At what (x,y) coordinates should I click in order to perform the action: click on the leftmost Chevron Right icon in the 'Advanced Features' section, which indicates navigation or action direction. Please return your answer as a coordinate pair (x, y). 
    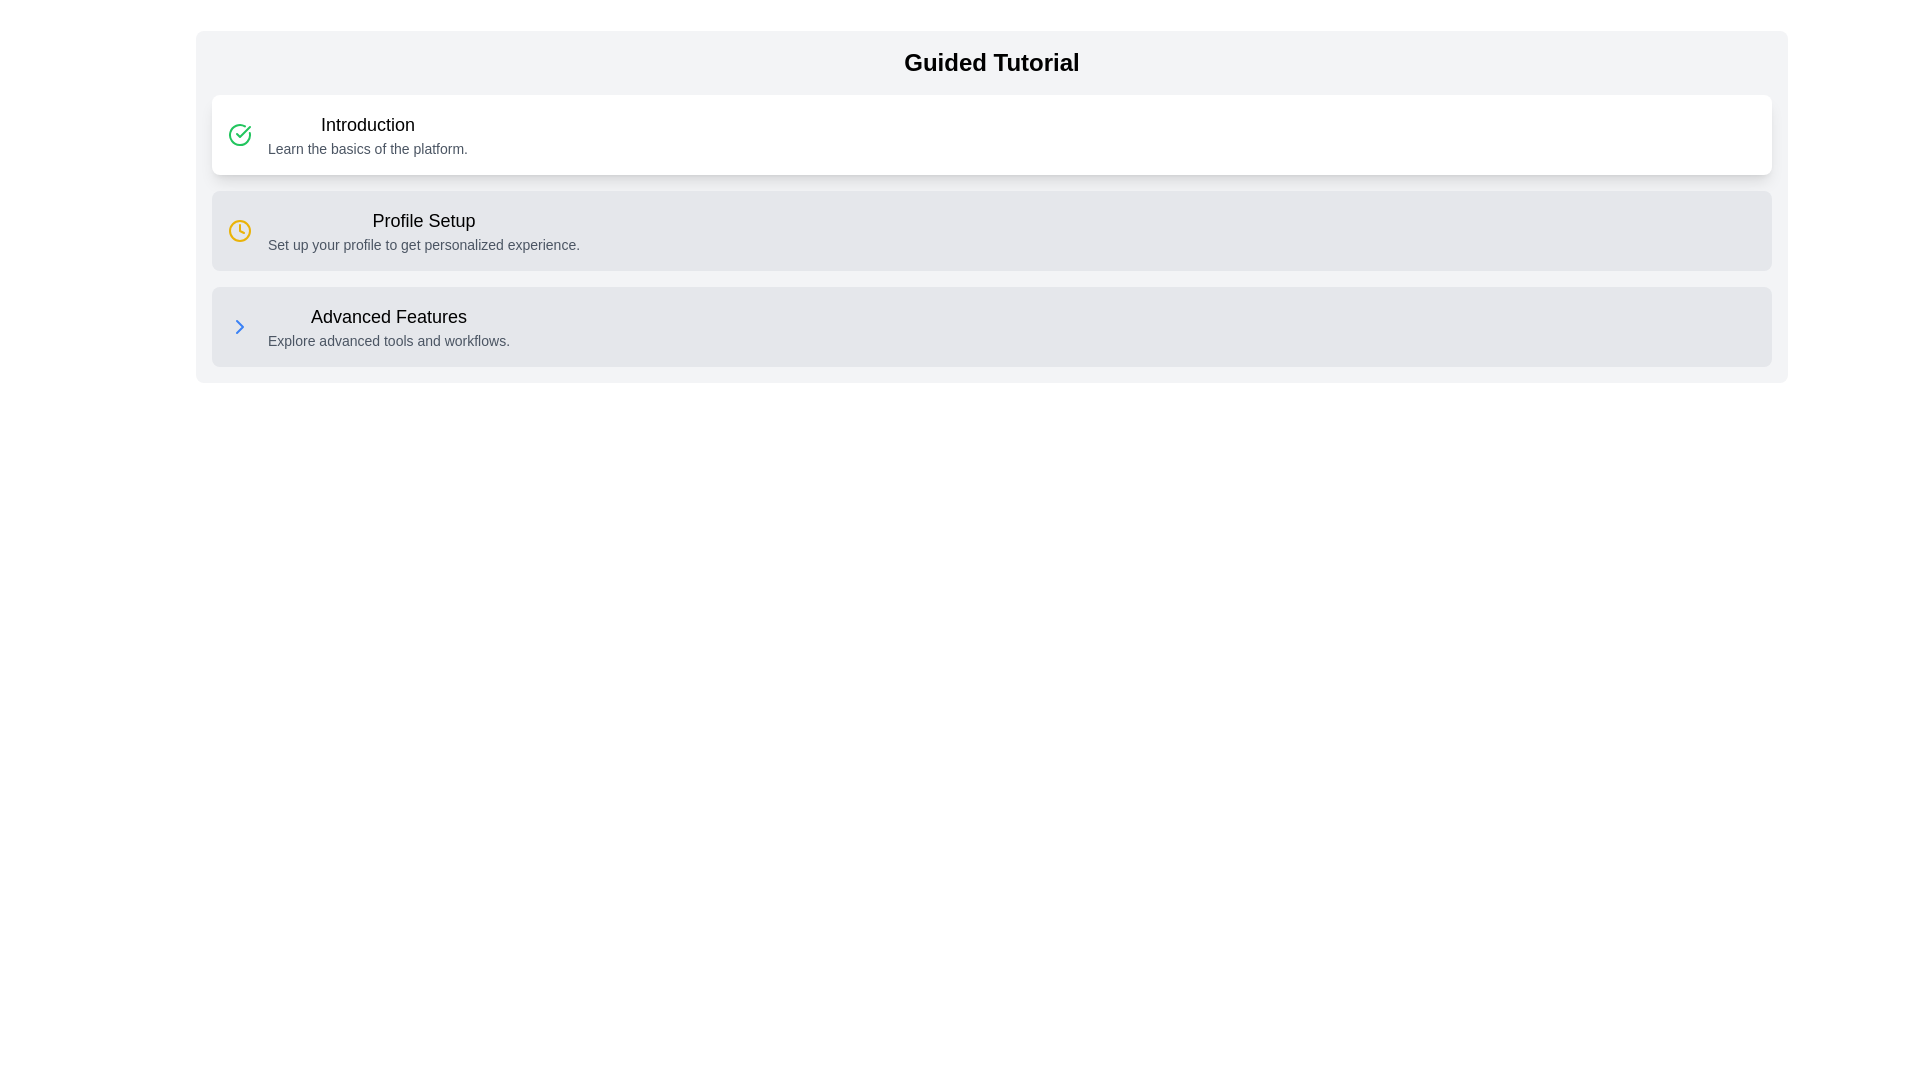
    Looking at the image, I should click on (240, 326).